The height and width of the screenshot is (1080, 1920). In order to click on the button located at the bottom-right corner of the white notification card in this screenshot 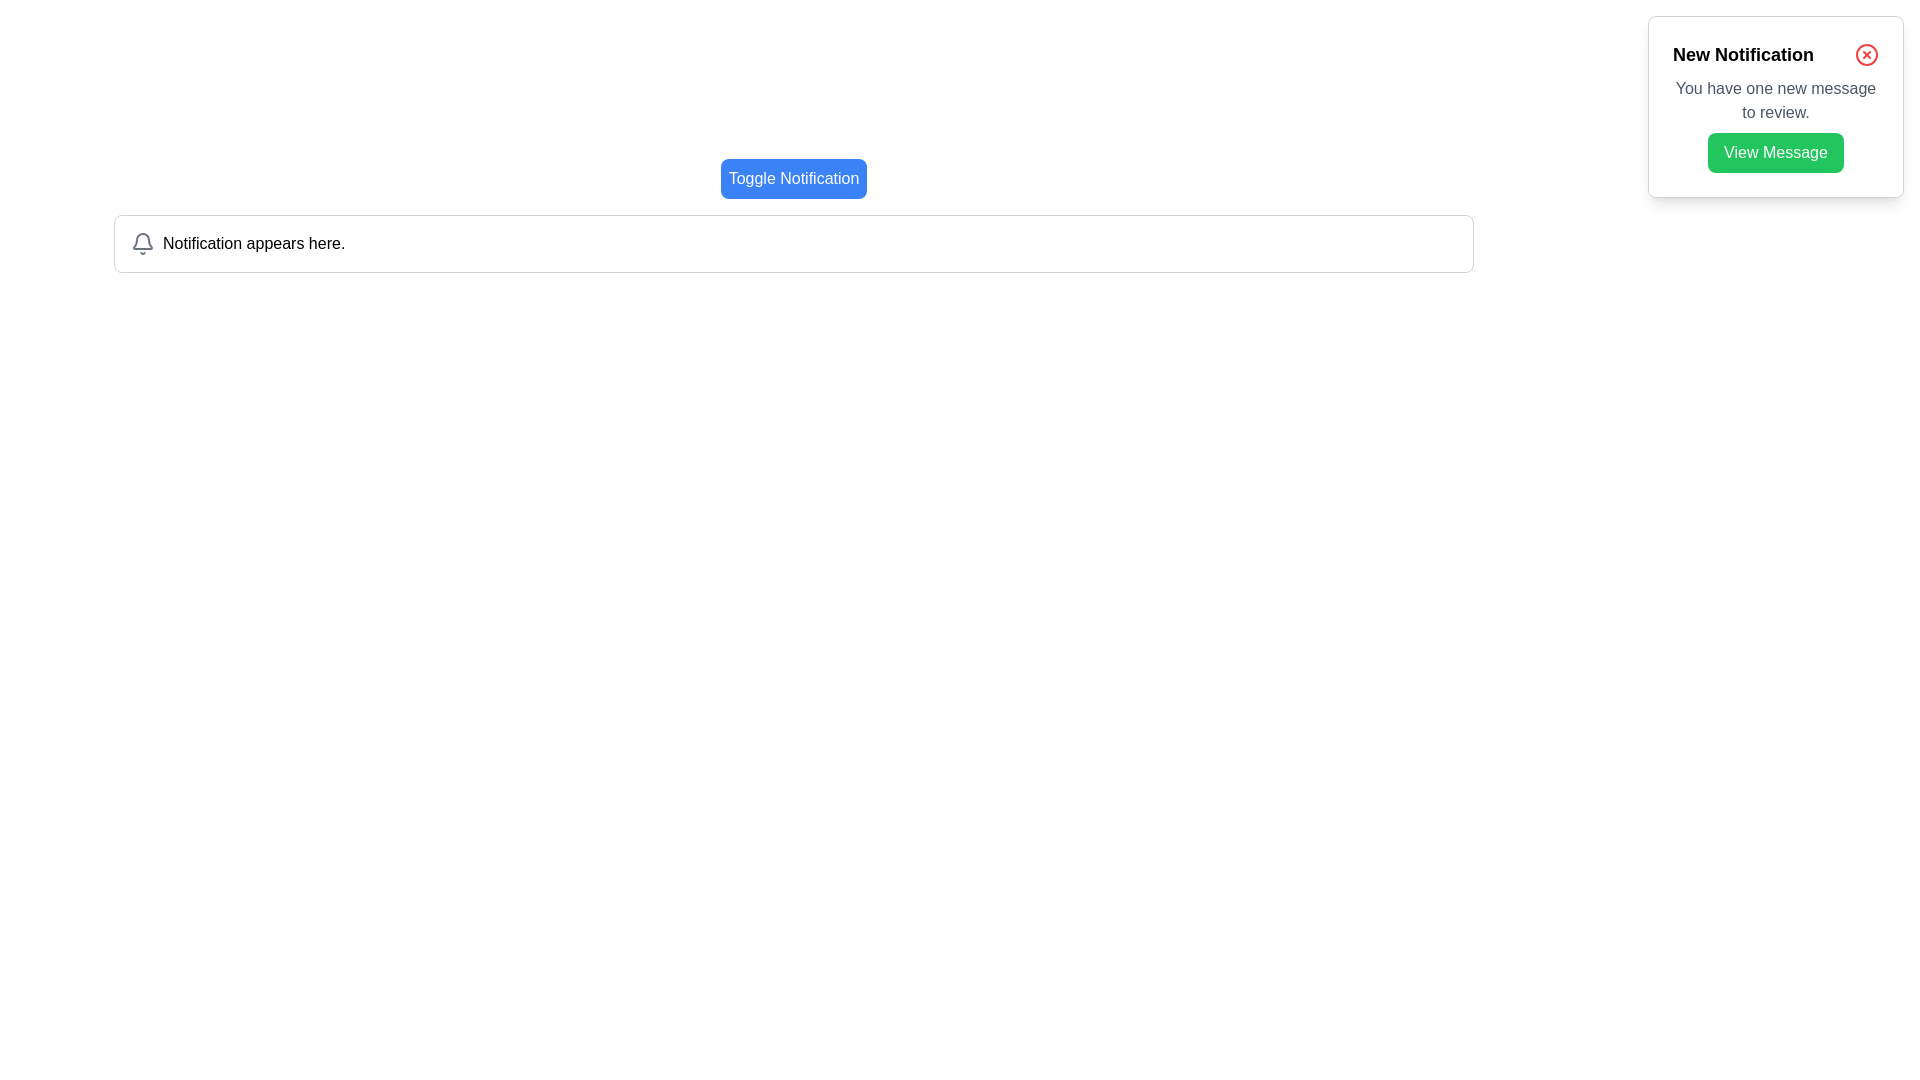, I will do `click(1776, 152)`.